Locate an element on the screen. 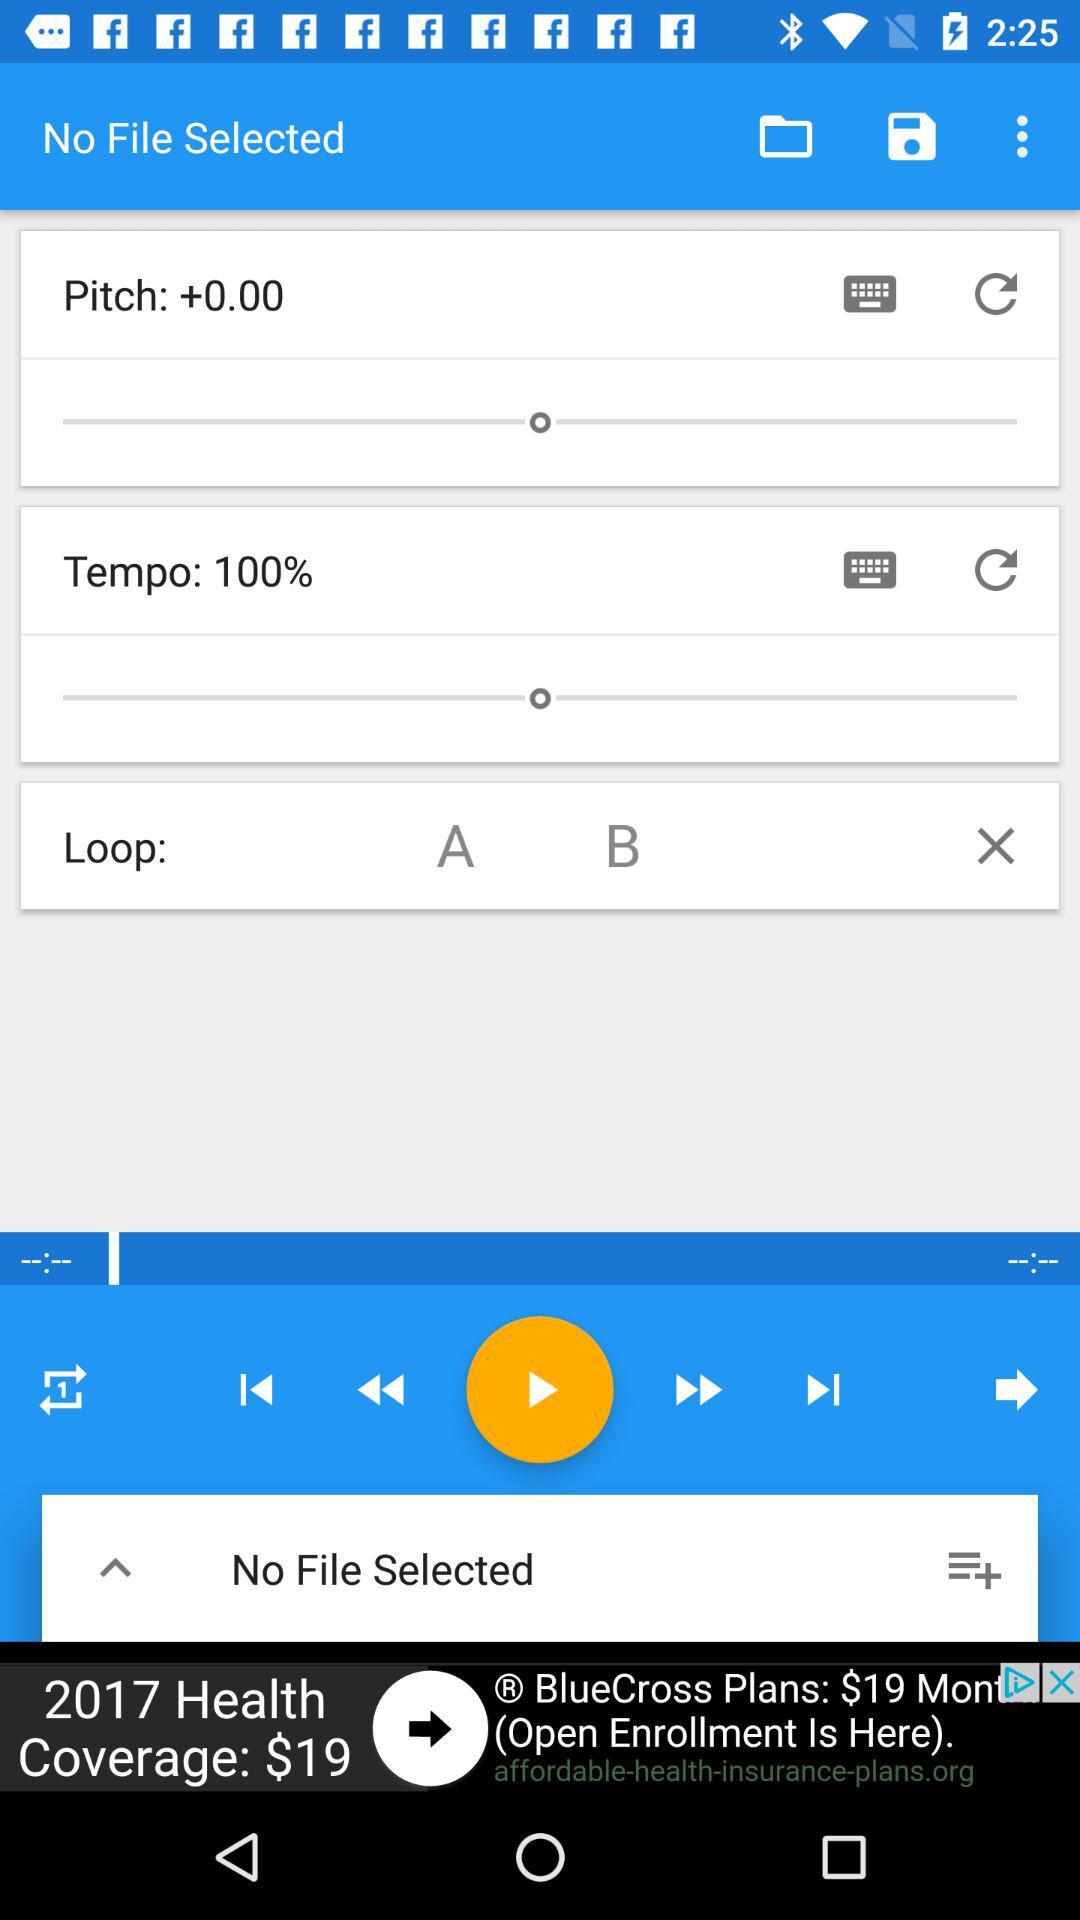  previous is located at coordinates (995, 292).